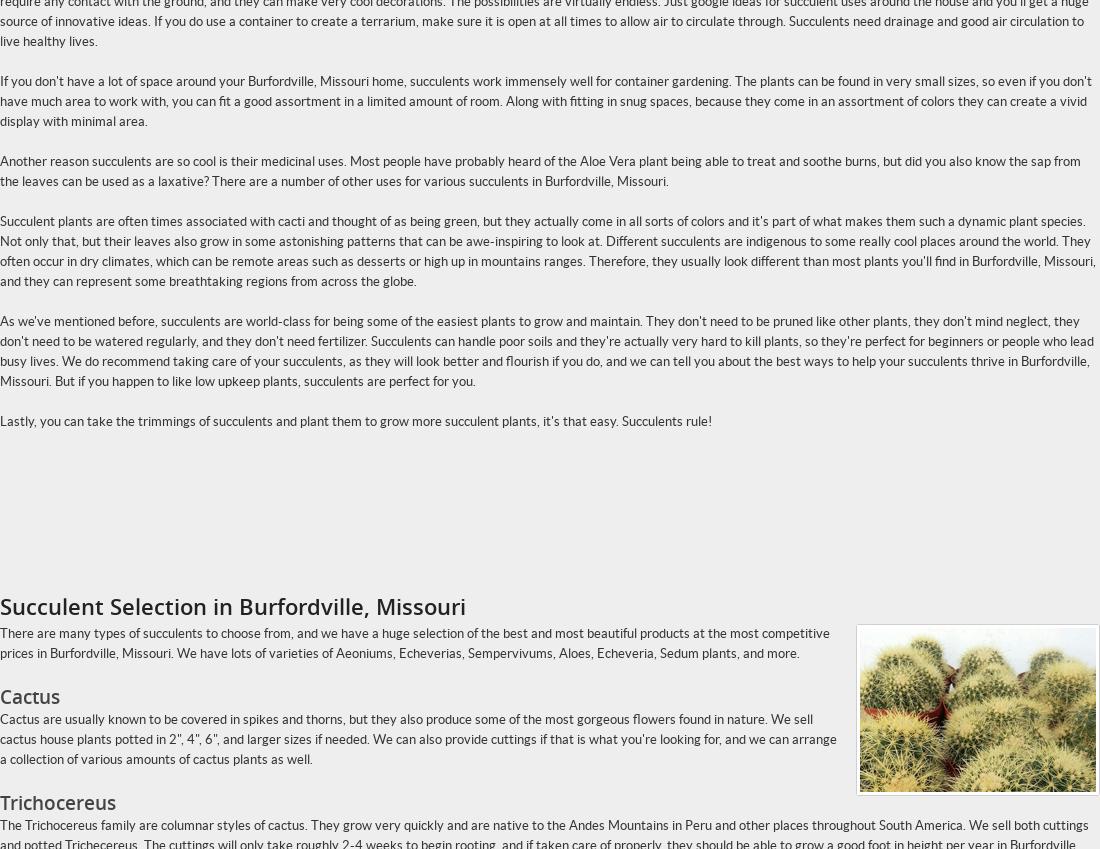 The image size is (1100, 849). I want to click on 'Lastly, you can take the trimmings of succulents and plant them to grow more succulent plants, it's that easy. Succulents rule!', so click(0, 420).